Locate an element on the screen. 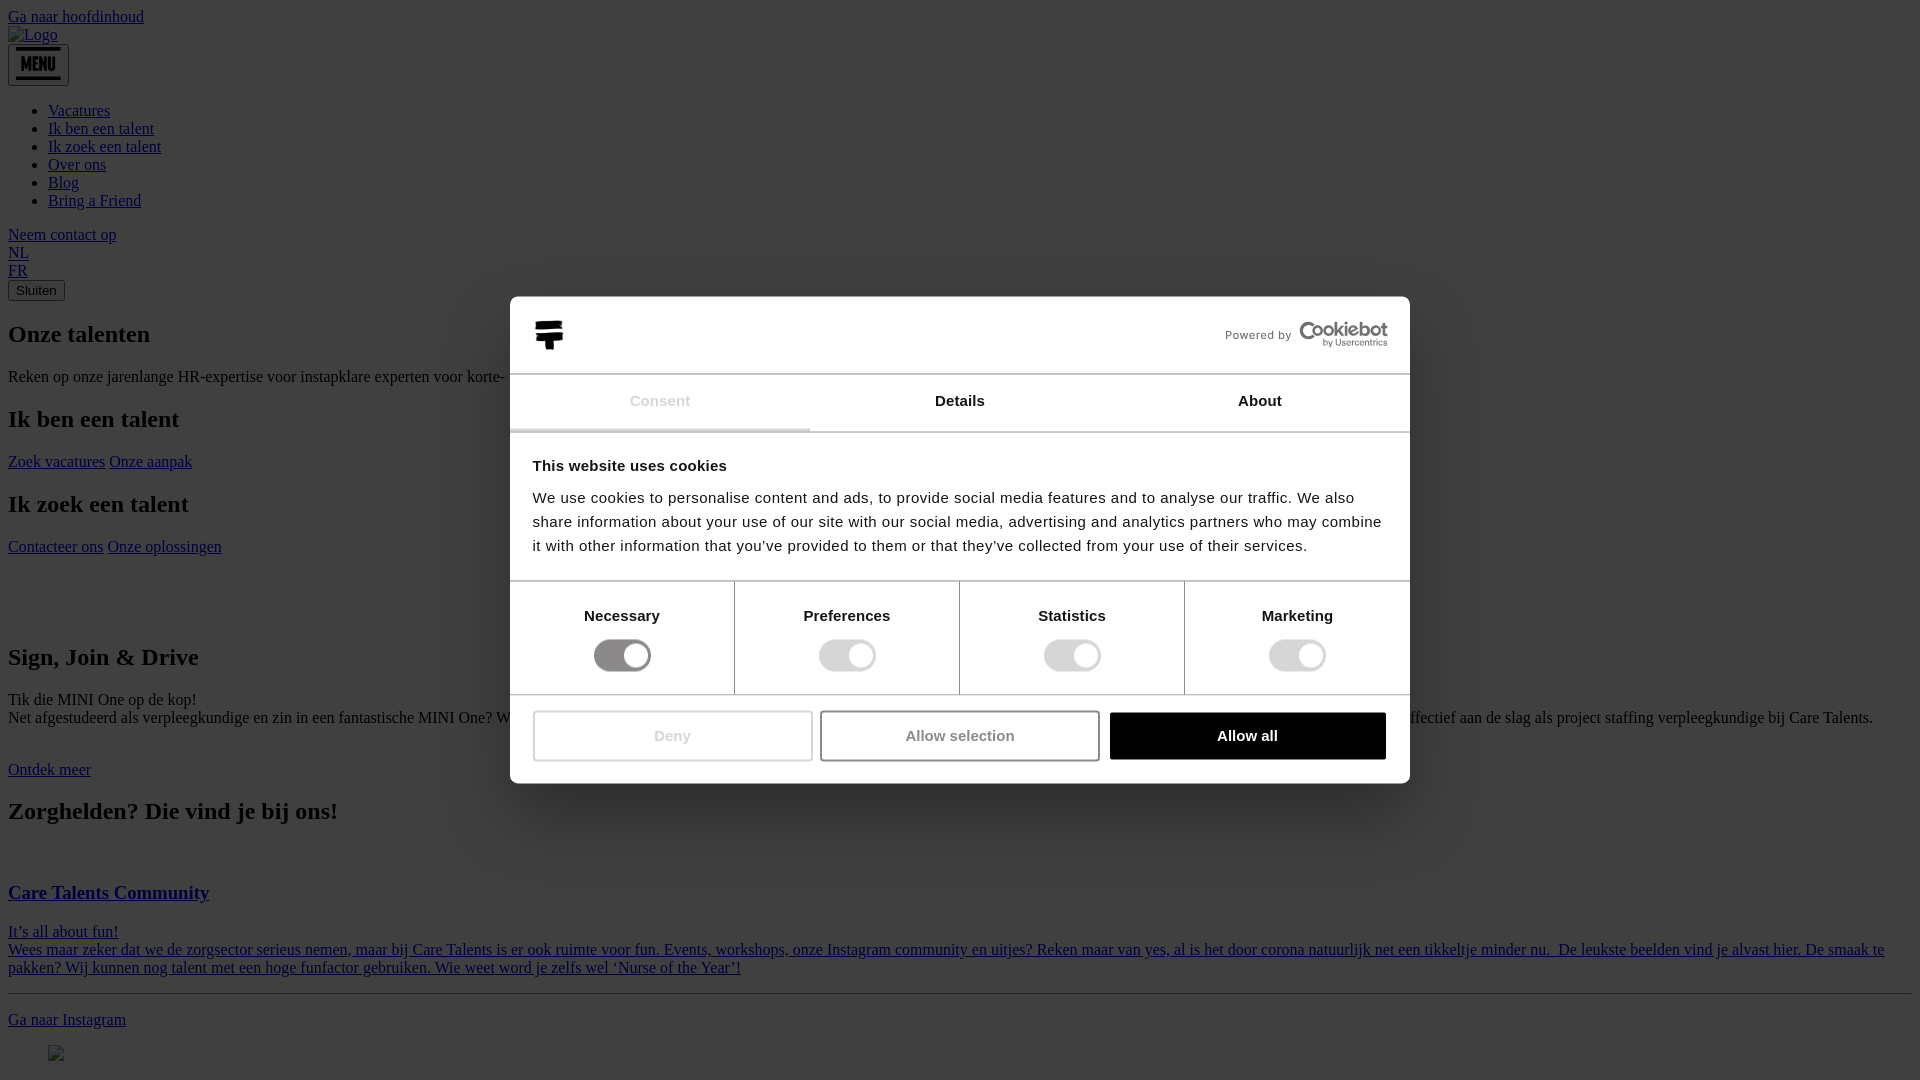  'Over ons' is located at coordinates (76, 163).